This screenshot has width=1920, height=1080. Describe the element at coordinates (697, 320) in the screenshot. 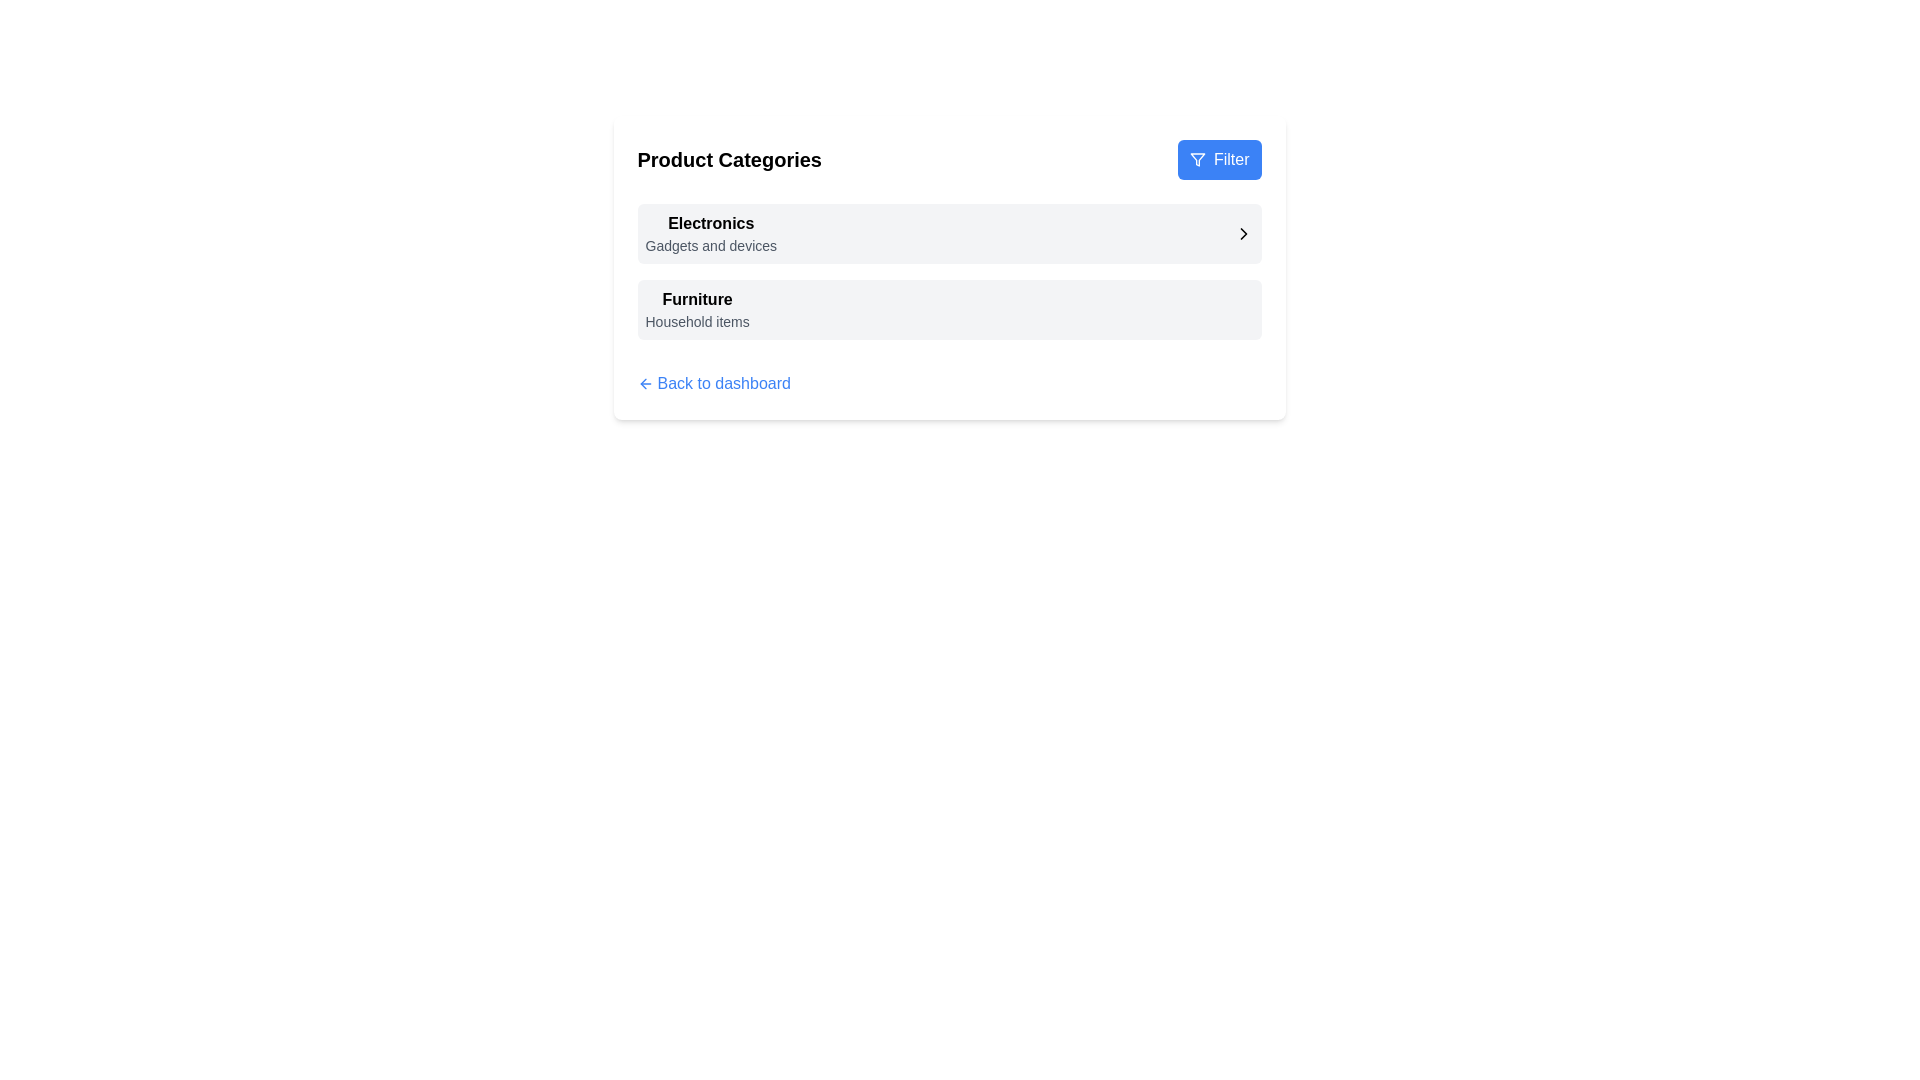

I see `text label displaying 'Household items' which is positioned beneath the 'Furniture' heading` at that location.